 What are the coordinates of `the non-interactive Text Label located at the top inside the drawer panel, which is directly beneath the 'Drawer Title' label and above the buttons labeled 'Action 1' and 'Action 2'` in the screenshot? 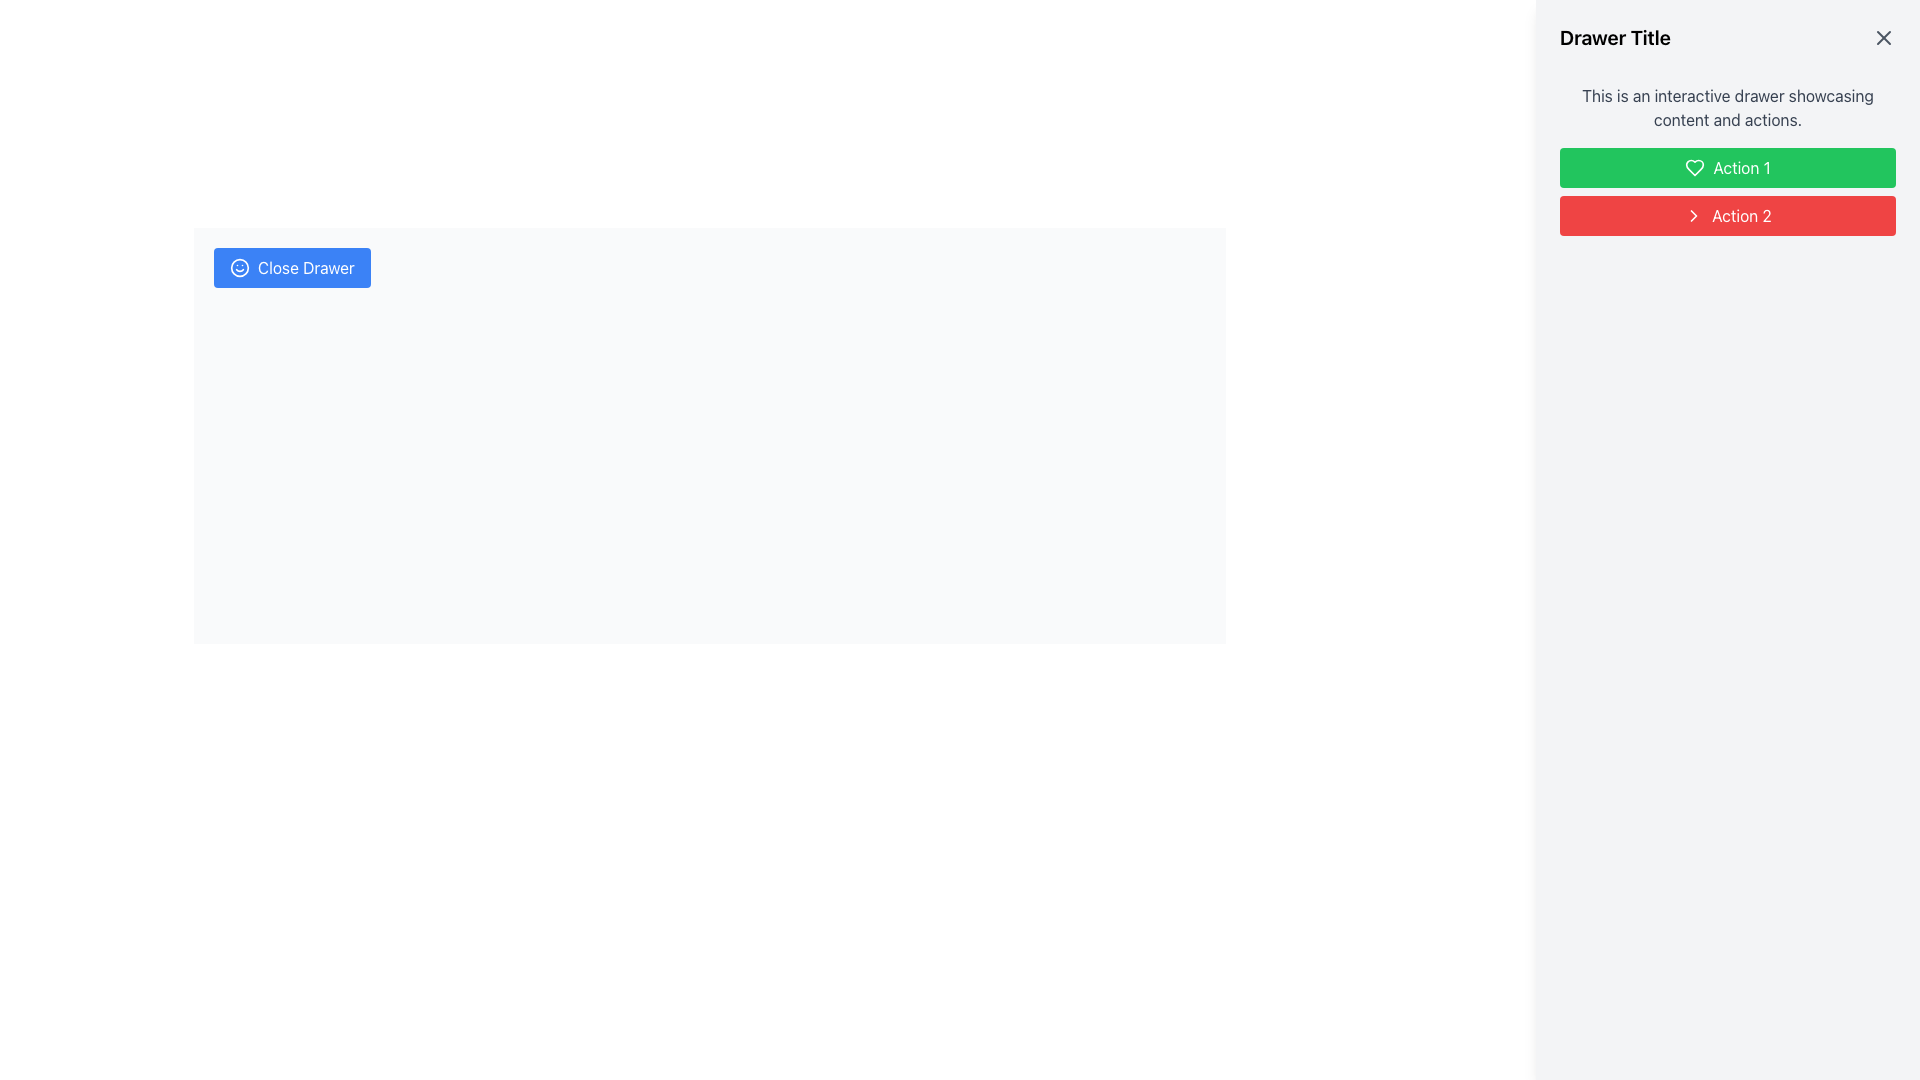 It's located at (1727, 108).